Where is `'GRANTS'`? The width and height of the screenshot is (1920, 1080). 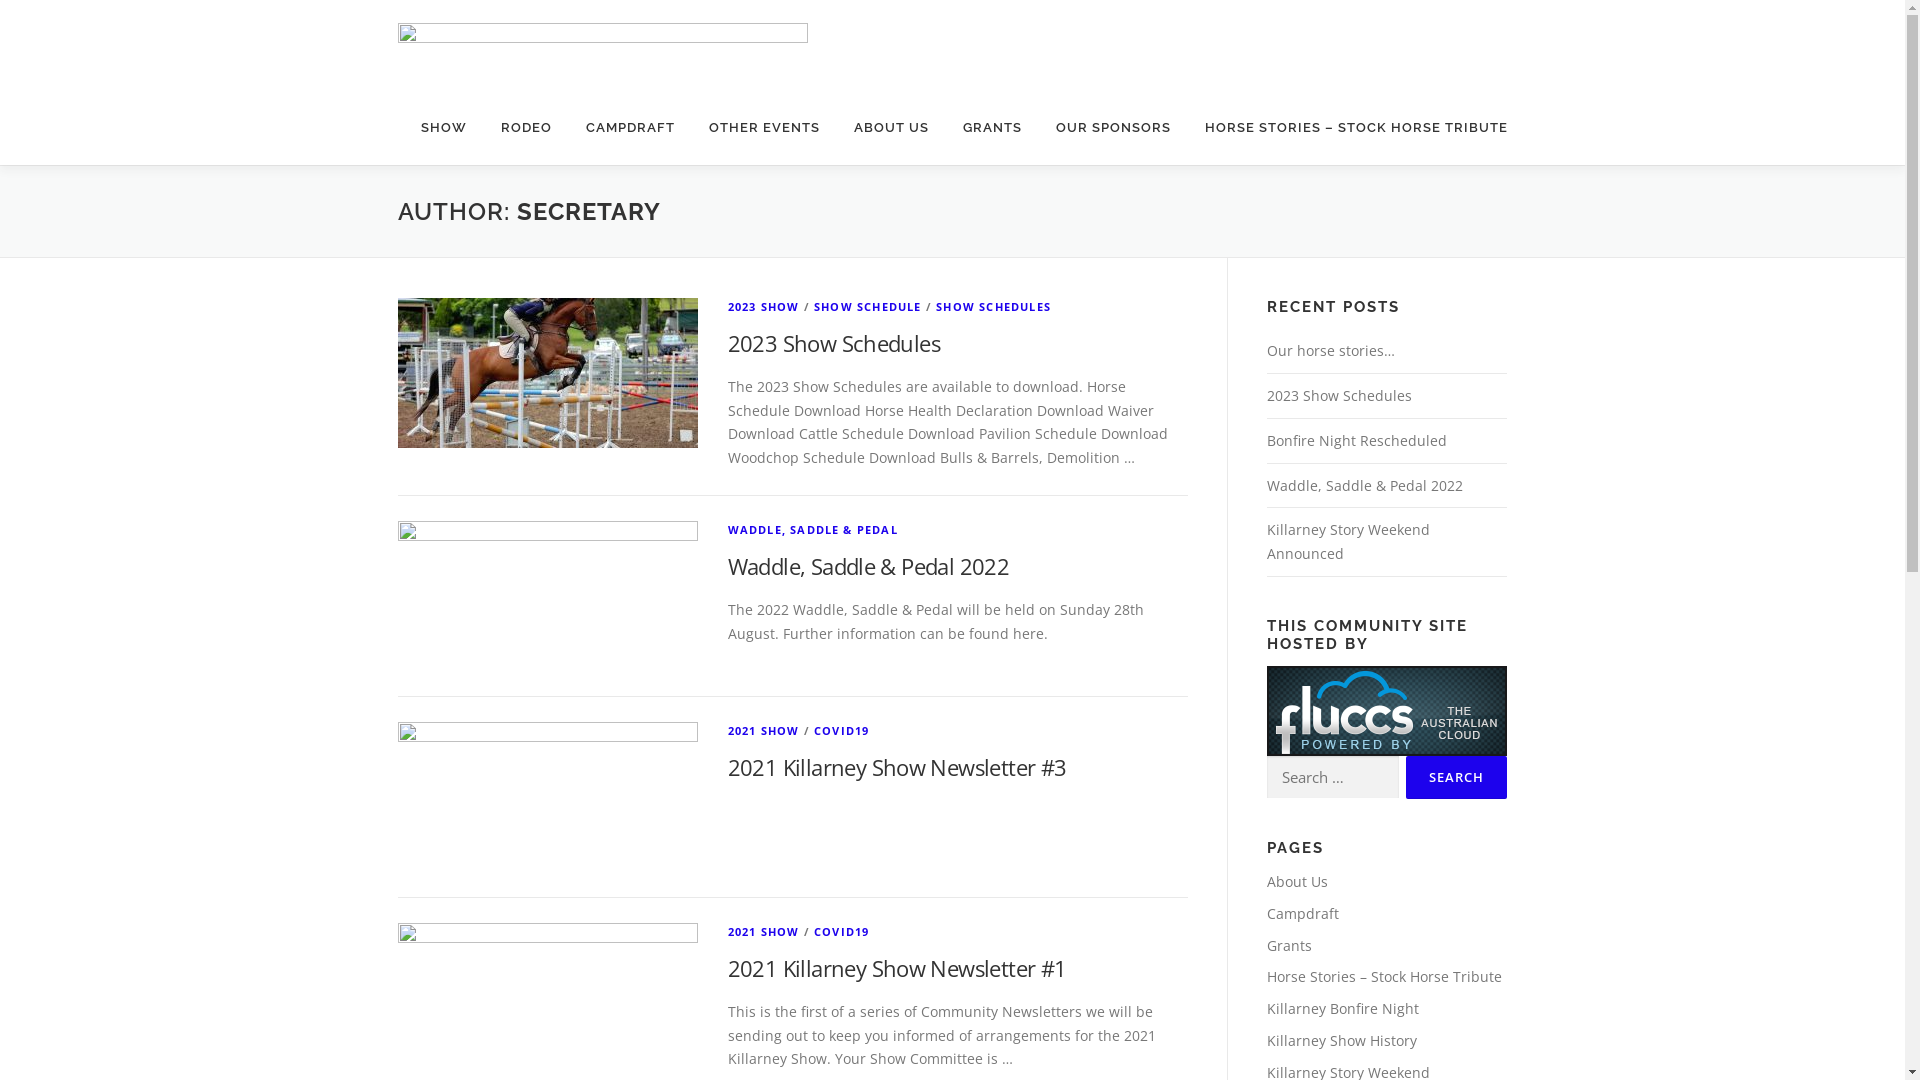
'GRANTS' is located at coordinates (992, 127).